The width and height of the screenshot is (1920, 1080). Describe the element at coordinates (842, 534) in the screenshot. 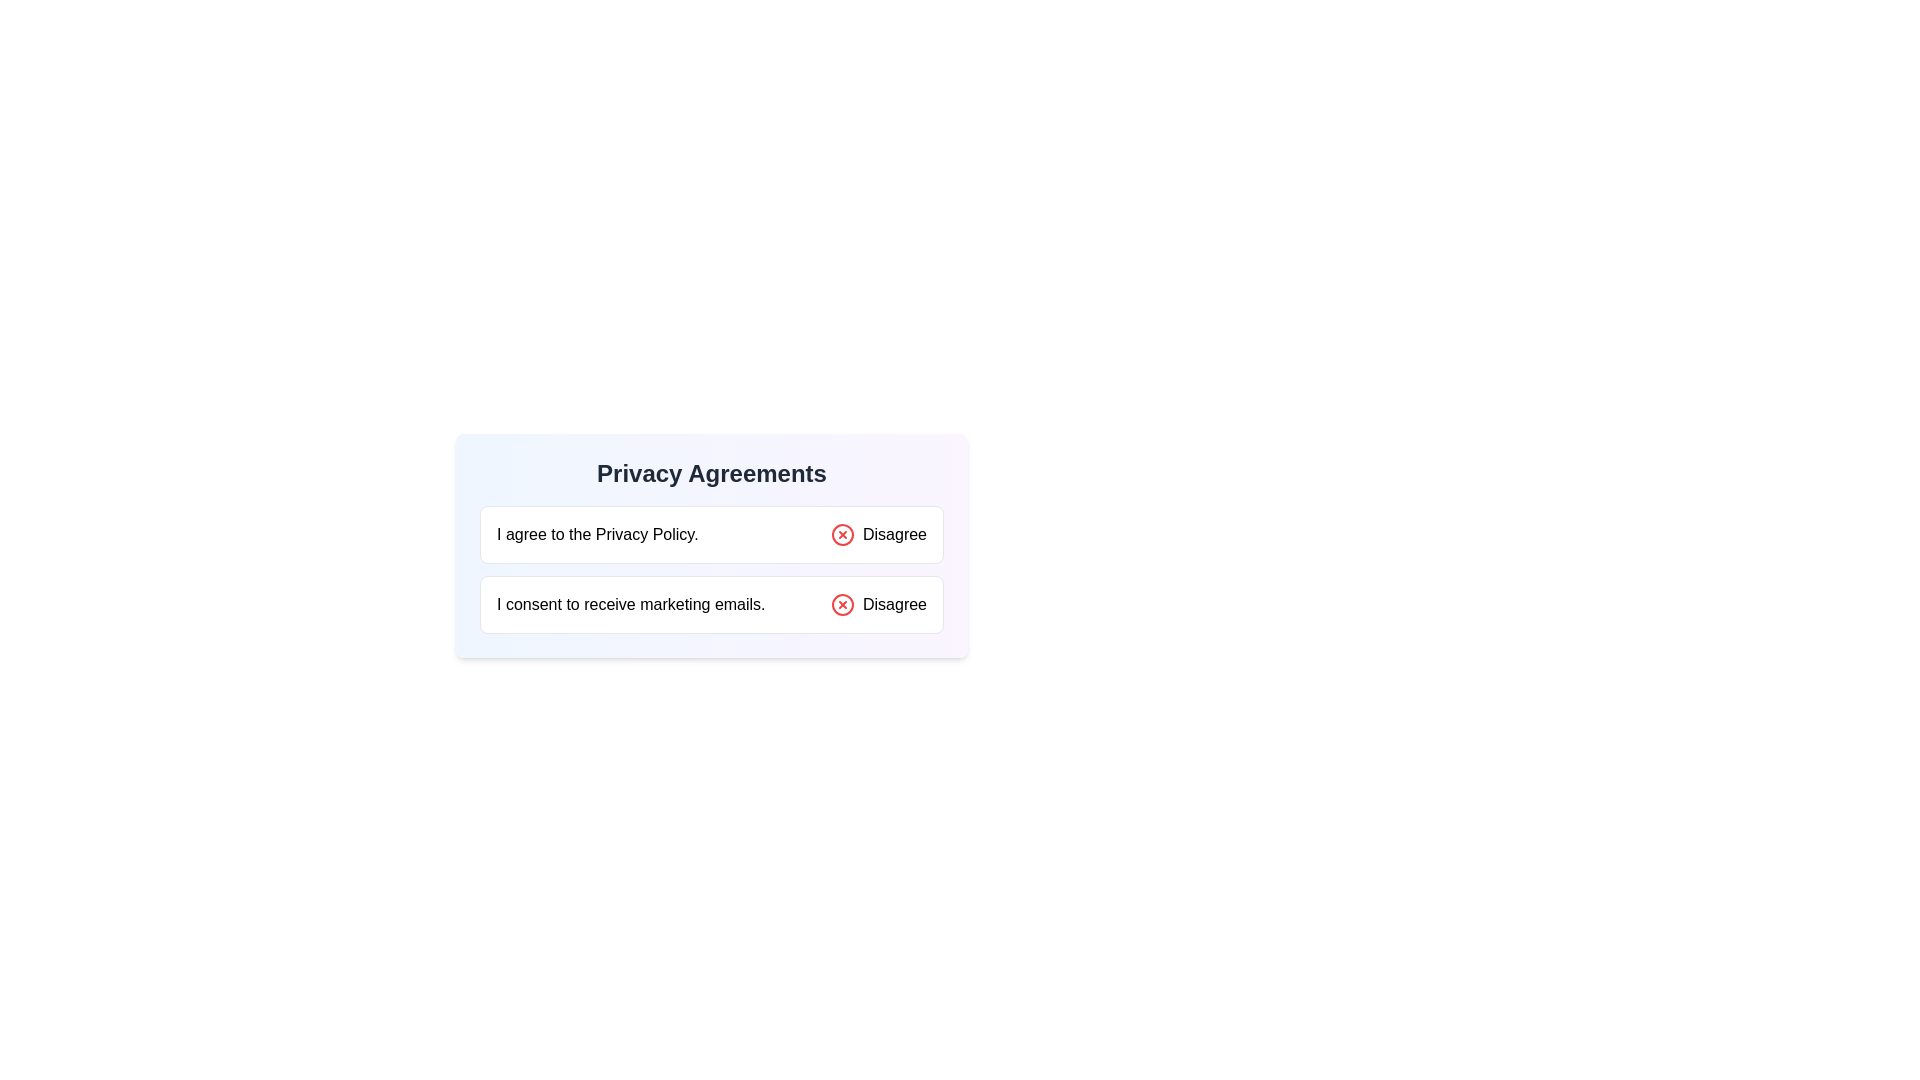

I see `the status of the 'Disagree' icon located on the far-right side of the top row of the list` at that location.